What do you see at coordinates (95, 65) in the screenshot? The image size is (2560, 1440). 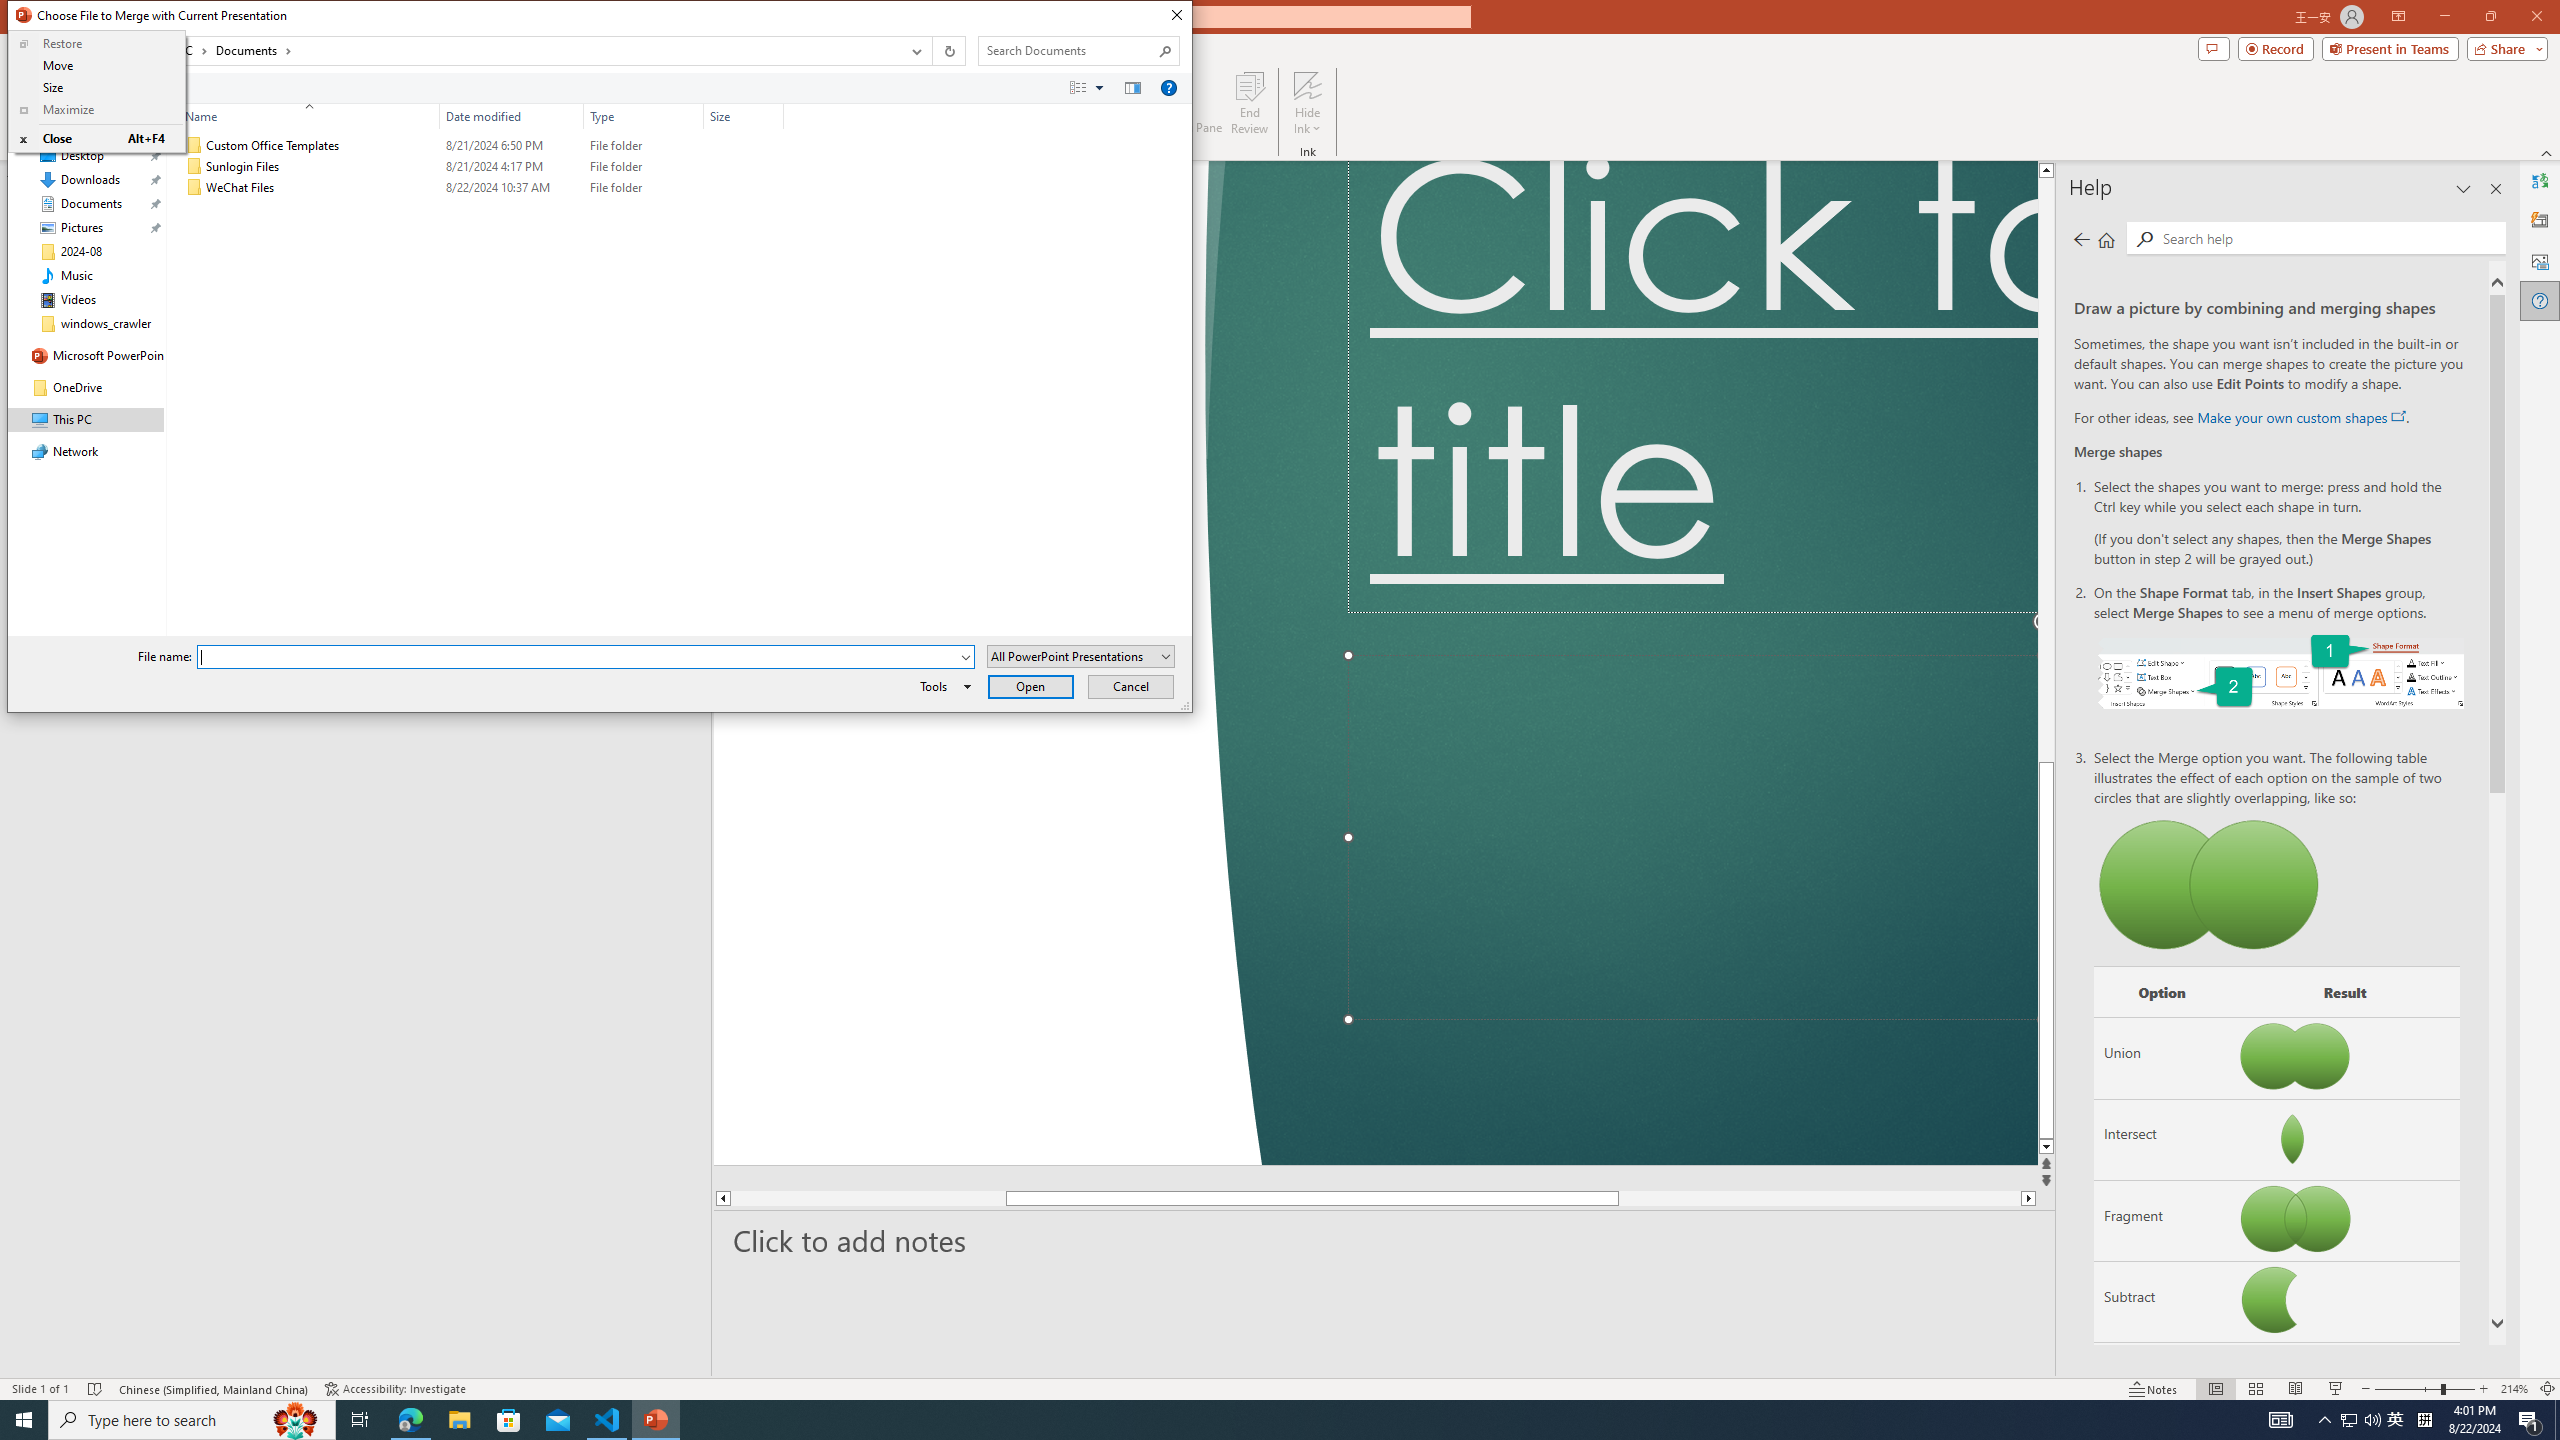 I see `'Move'` at bounding box center [95, 65].